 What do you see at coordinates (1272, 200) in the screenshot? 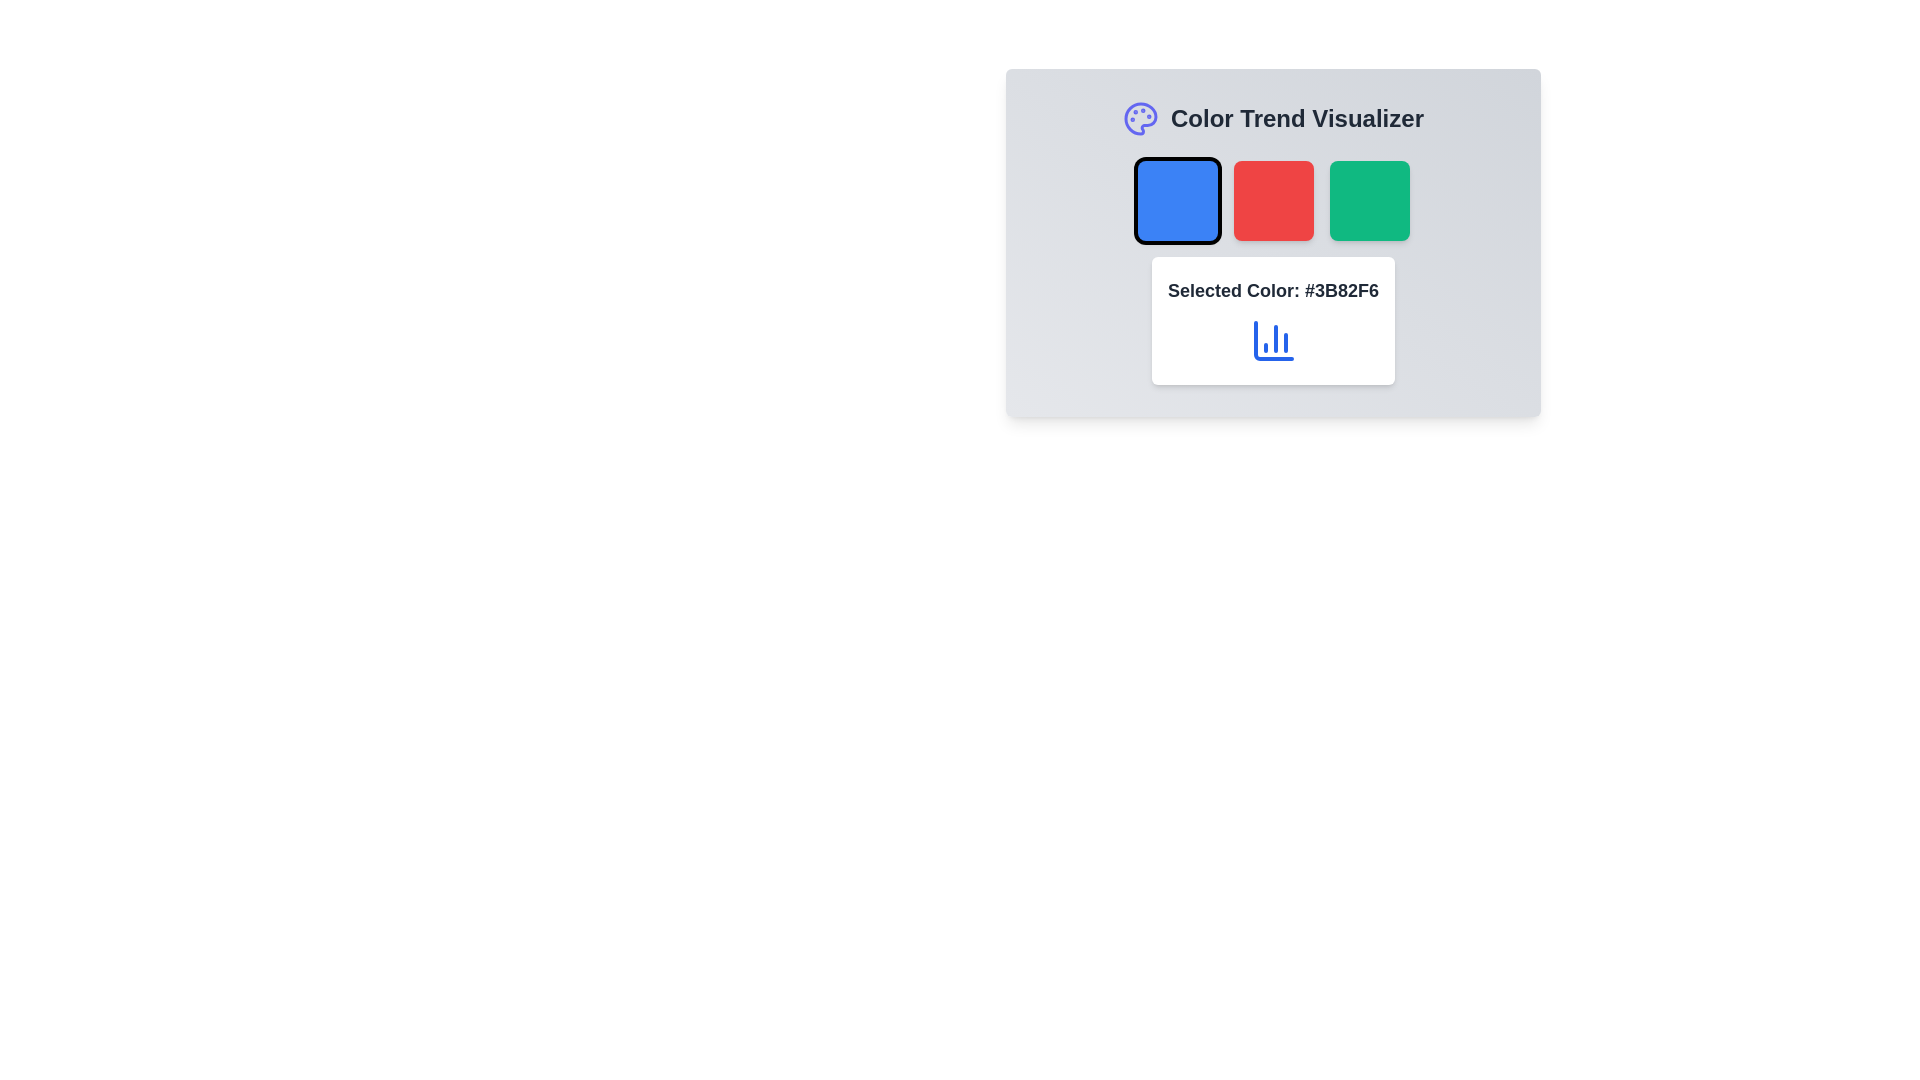
I see `the middle button in the color palette grid` at bounding box center [1272, 200].